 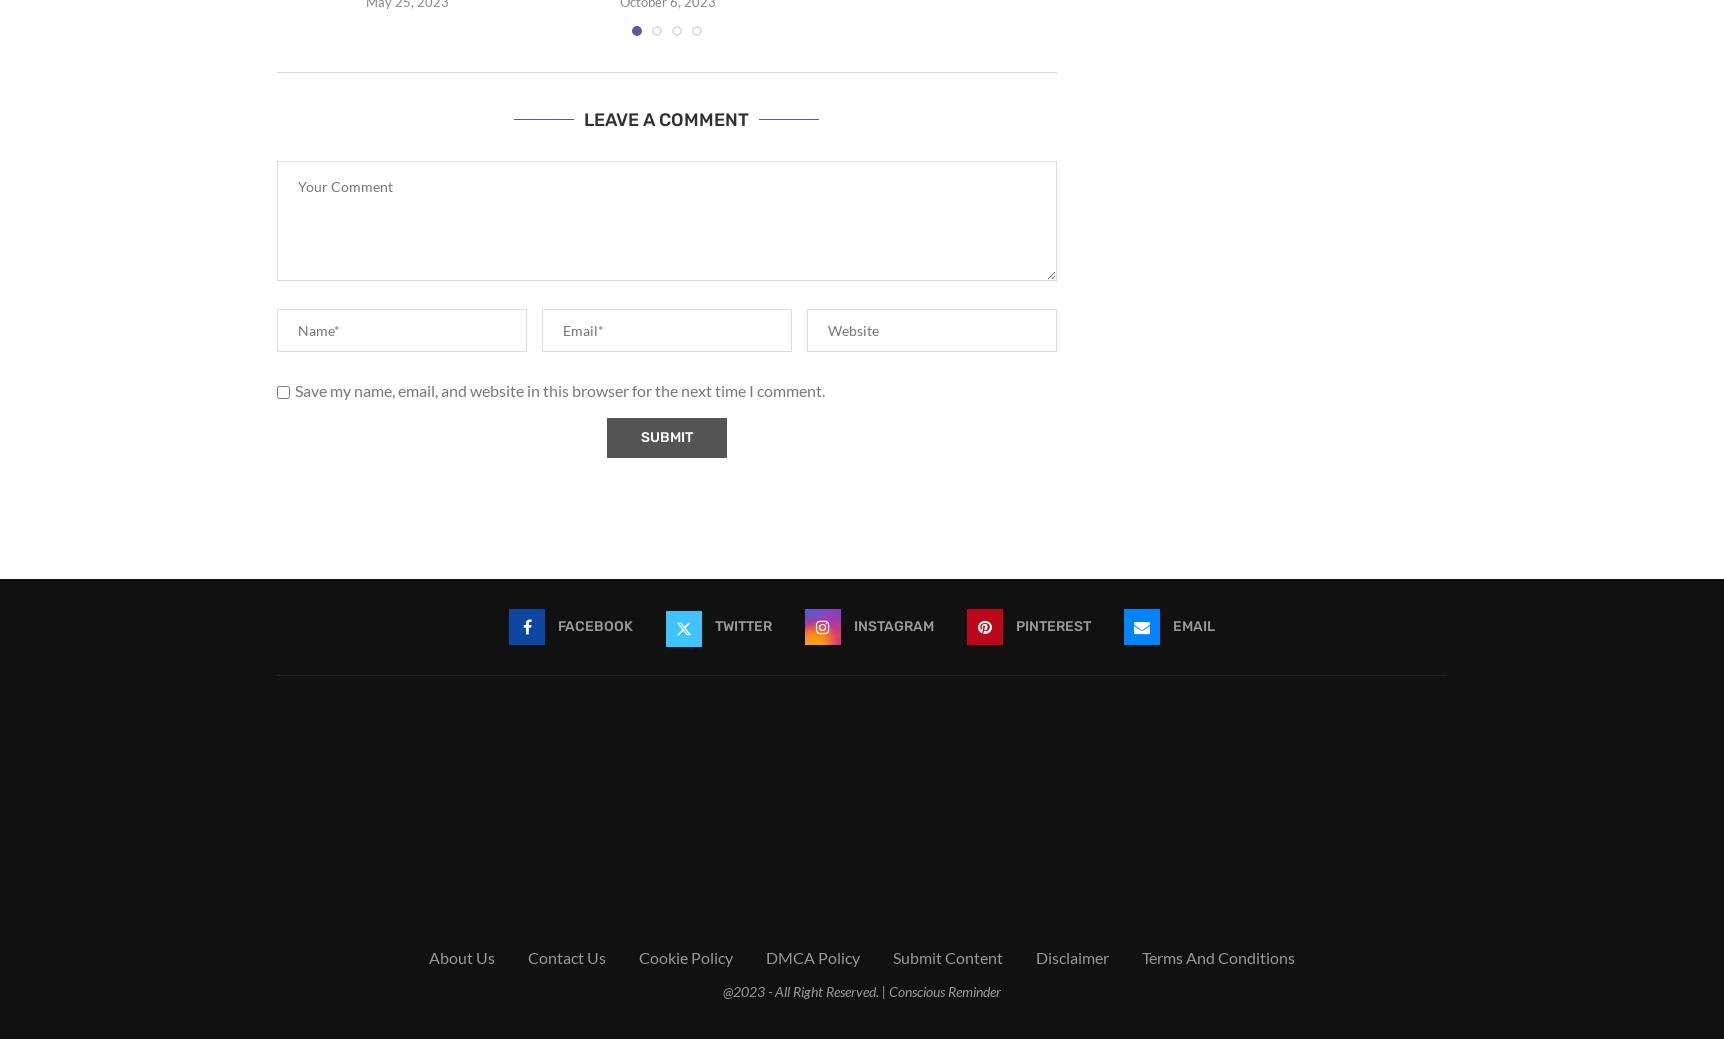 I want to click on 'DMCA Policy', so click(x=812, y=957).